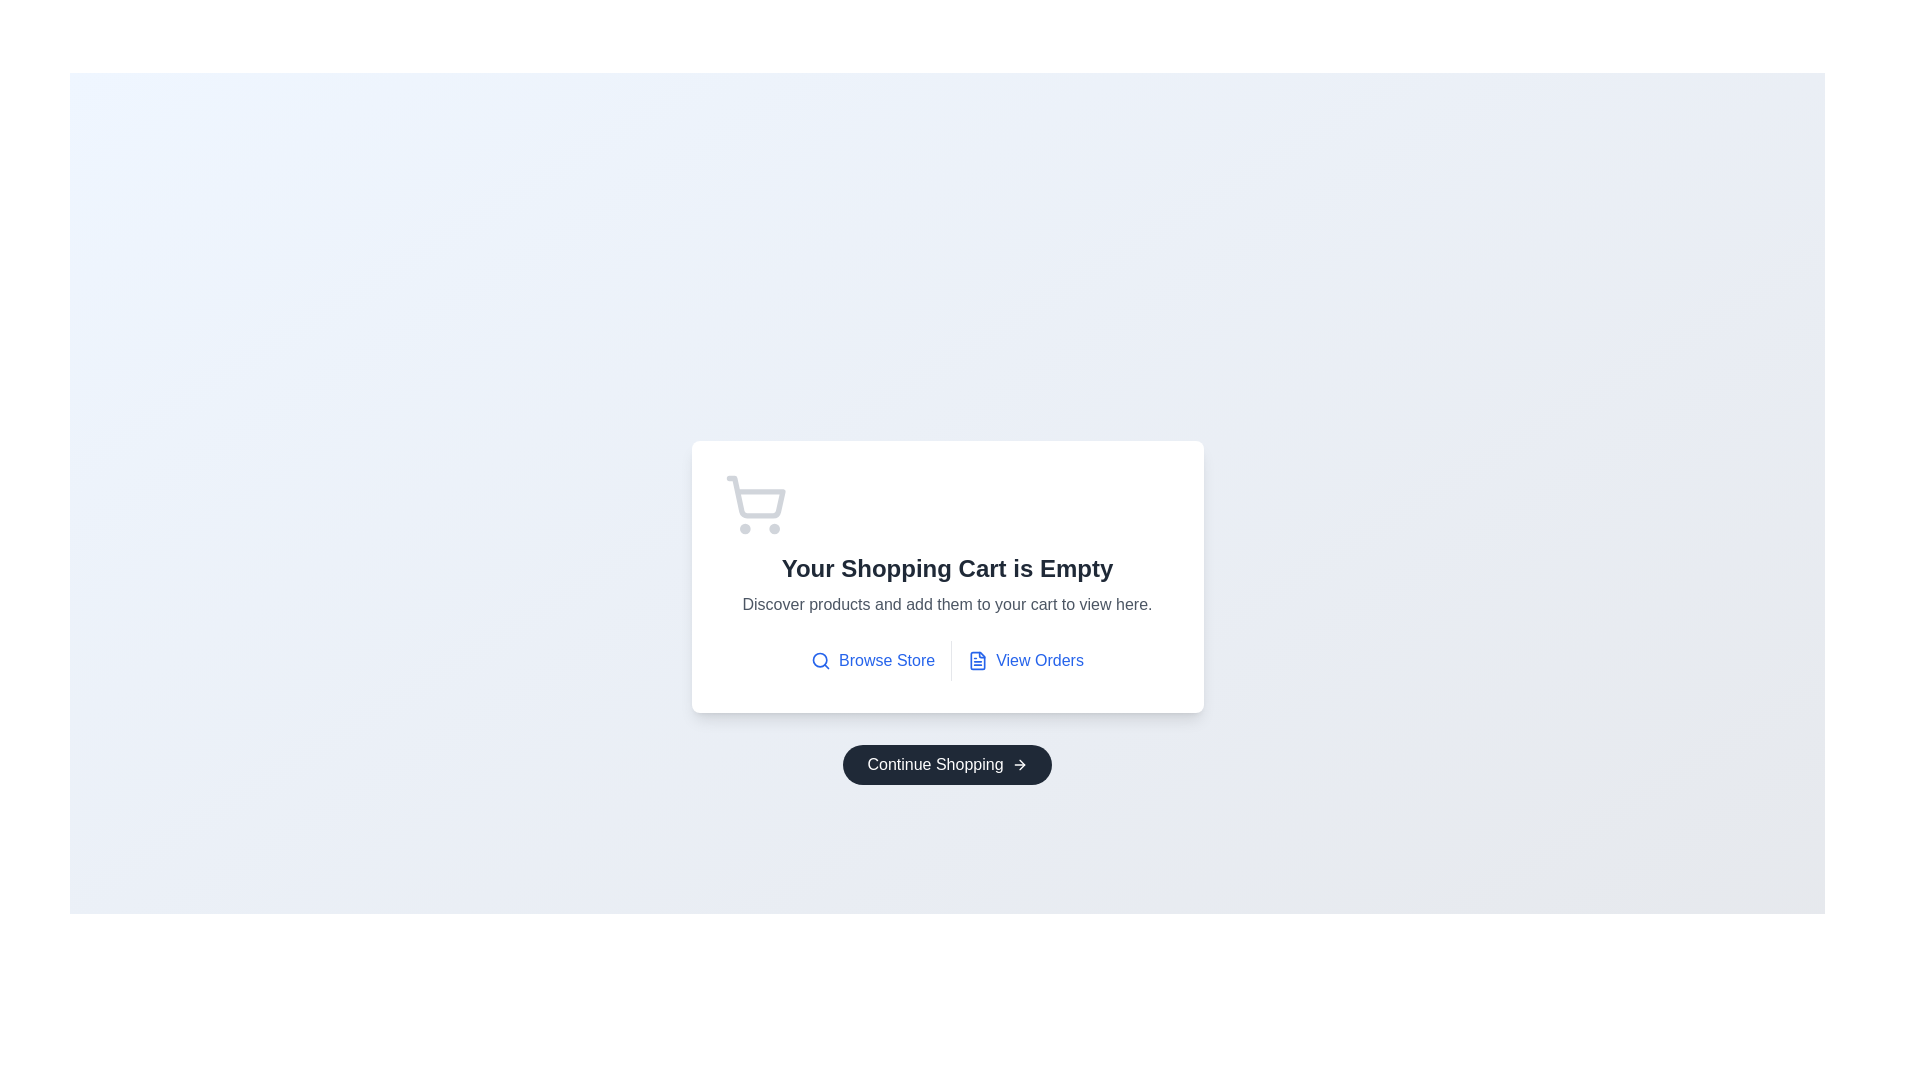 The width and height of the screenshot is (1920, 1080). What do you see at coordinates (754, 504) in the screenshot?
I see `the shopping cart icon located at the top-left corner of the card that displays the message 'Your Shopping Cart is Empty.'` at bounding box center [754, 504].